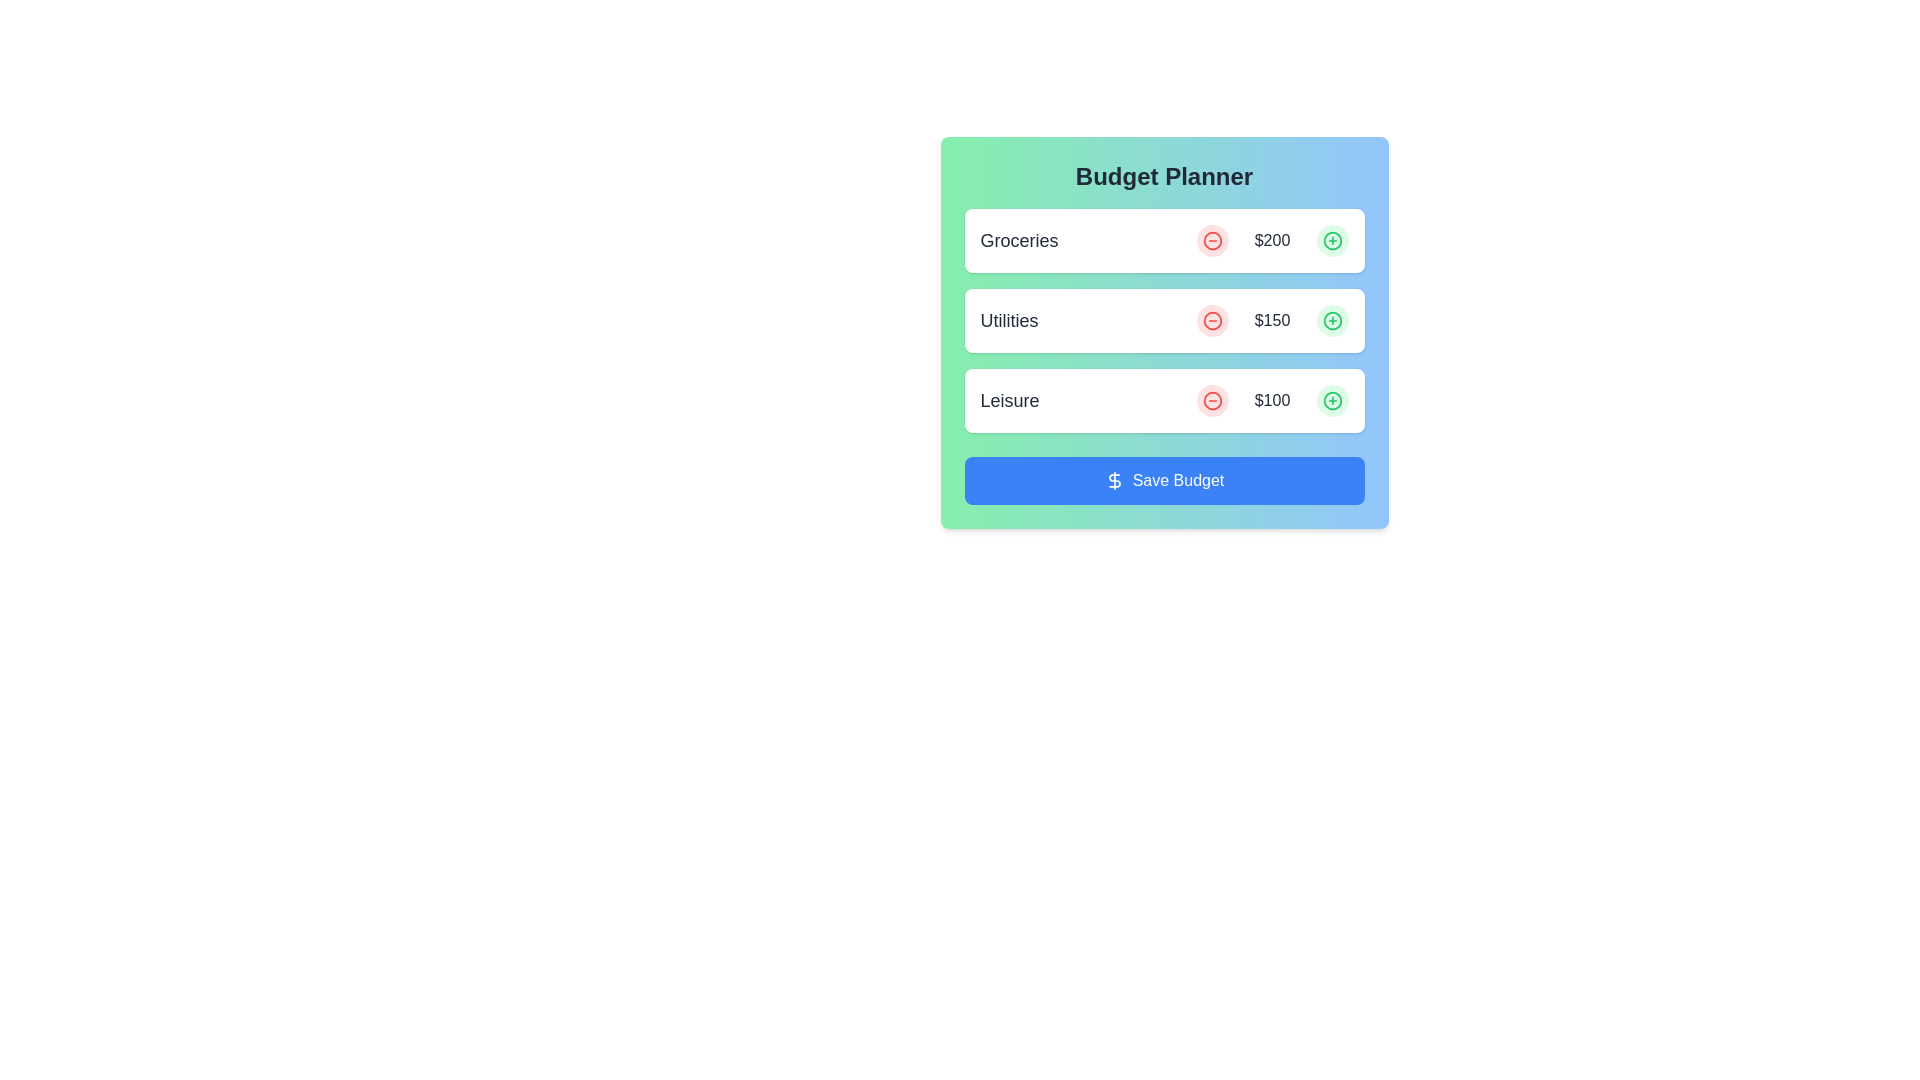 This screenshot has width=1920, height=1080. What do you see at coordinates (1271, 319) in the screenshot?
I see `the text label displaying the current value or cost associated with the 'Utilities' category in the budget planner, which is centered between a red button on the left and a green button on the right` at bounding box center [1271, 319].